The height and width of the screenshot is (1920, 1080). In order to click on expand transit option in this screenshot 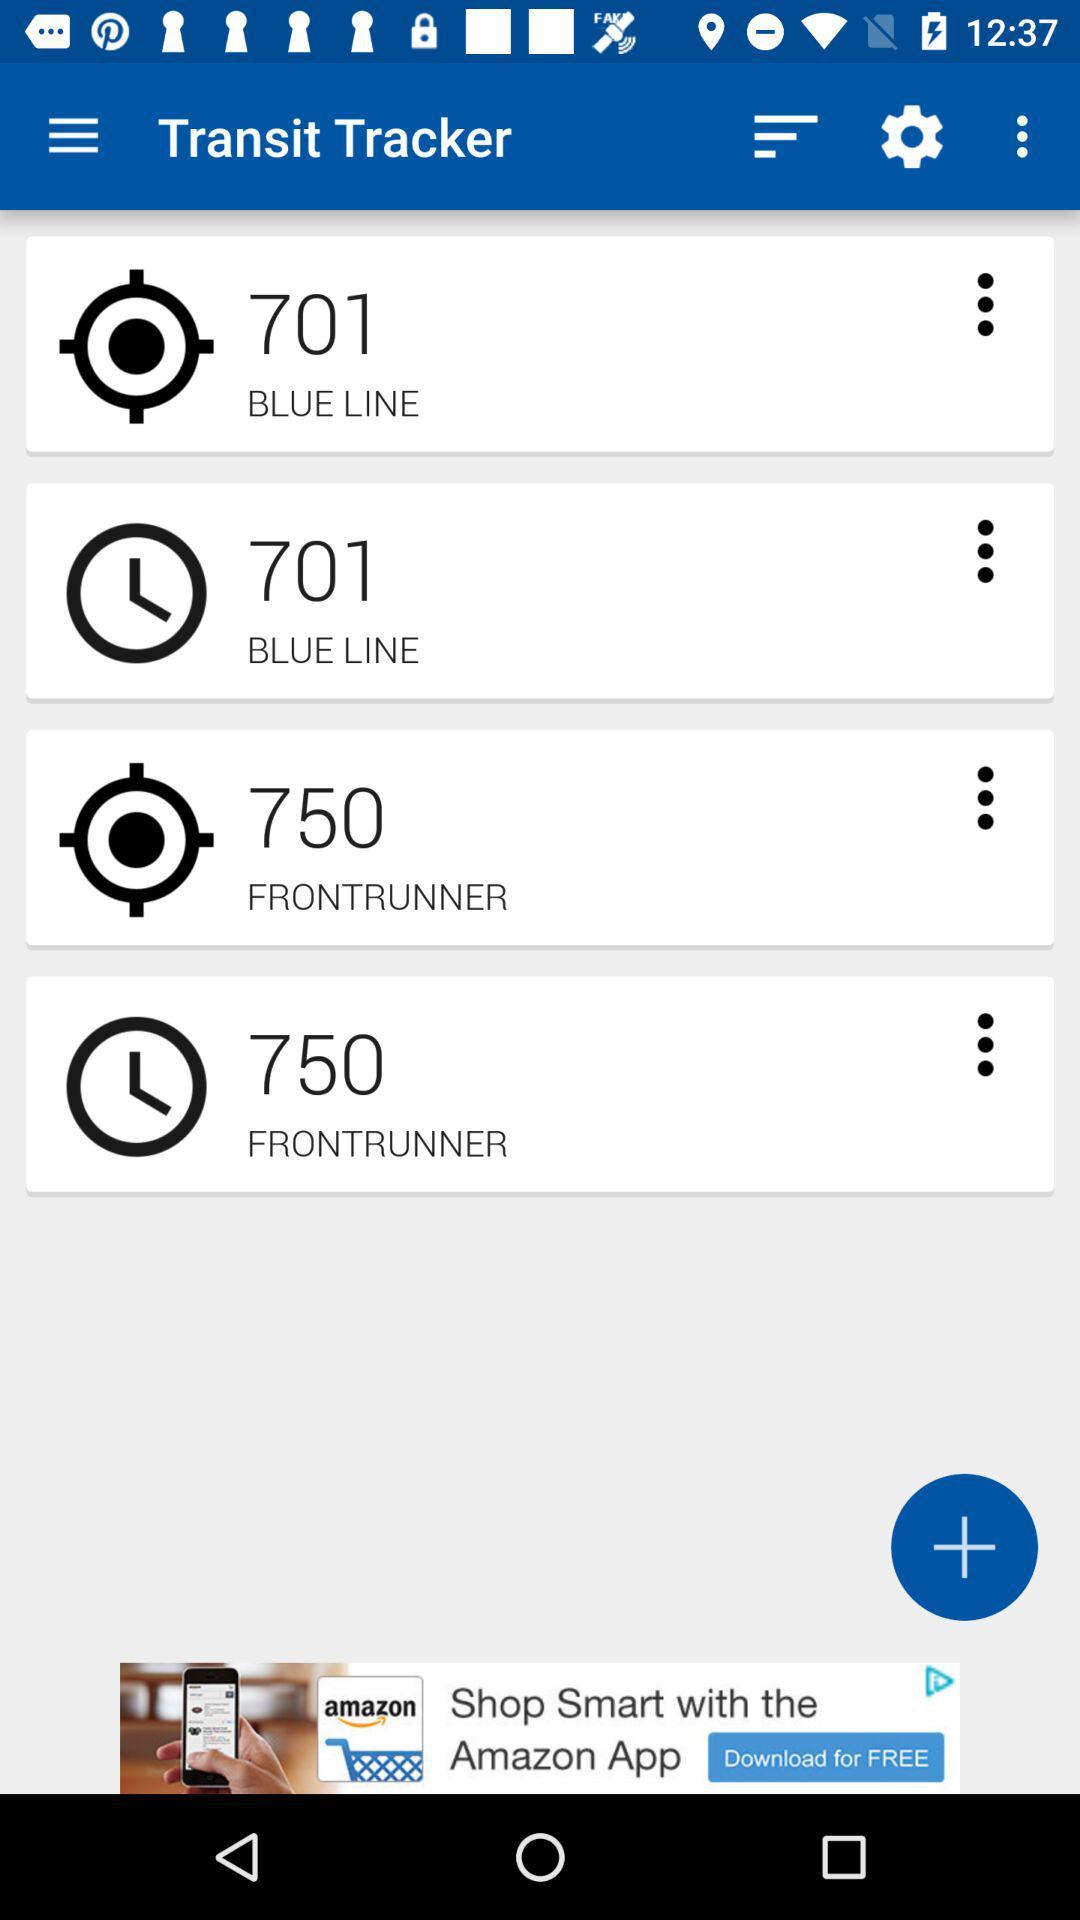, I will do `click(984, 303)`.